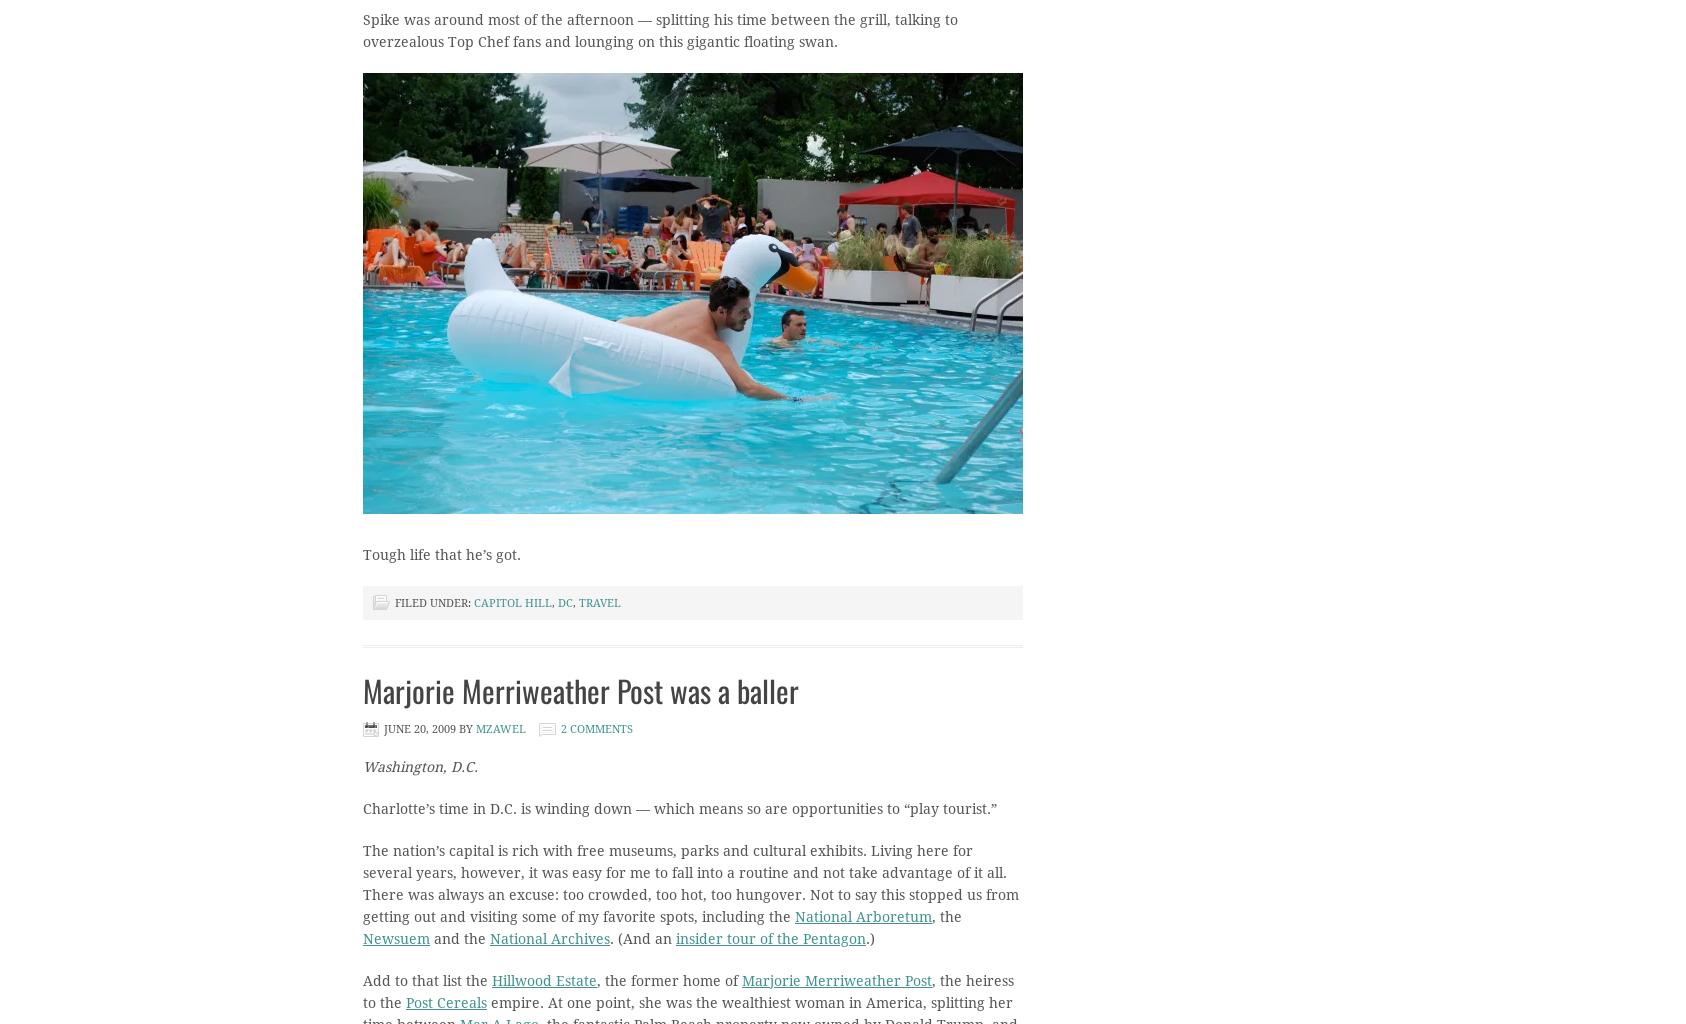 The height and width of the screenshot is (1024, 1686). What do you see at coordinates (549, 939) in the screenshot?
I see `'National Archives'` at bounding box center [549, 939].